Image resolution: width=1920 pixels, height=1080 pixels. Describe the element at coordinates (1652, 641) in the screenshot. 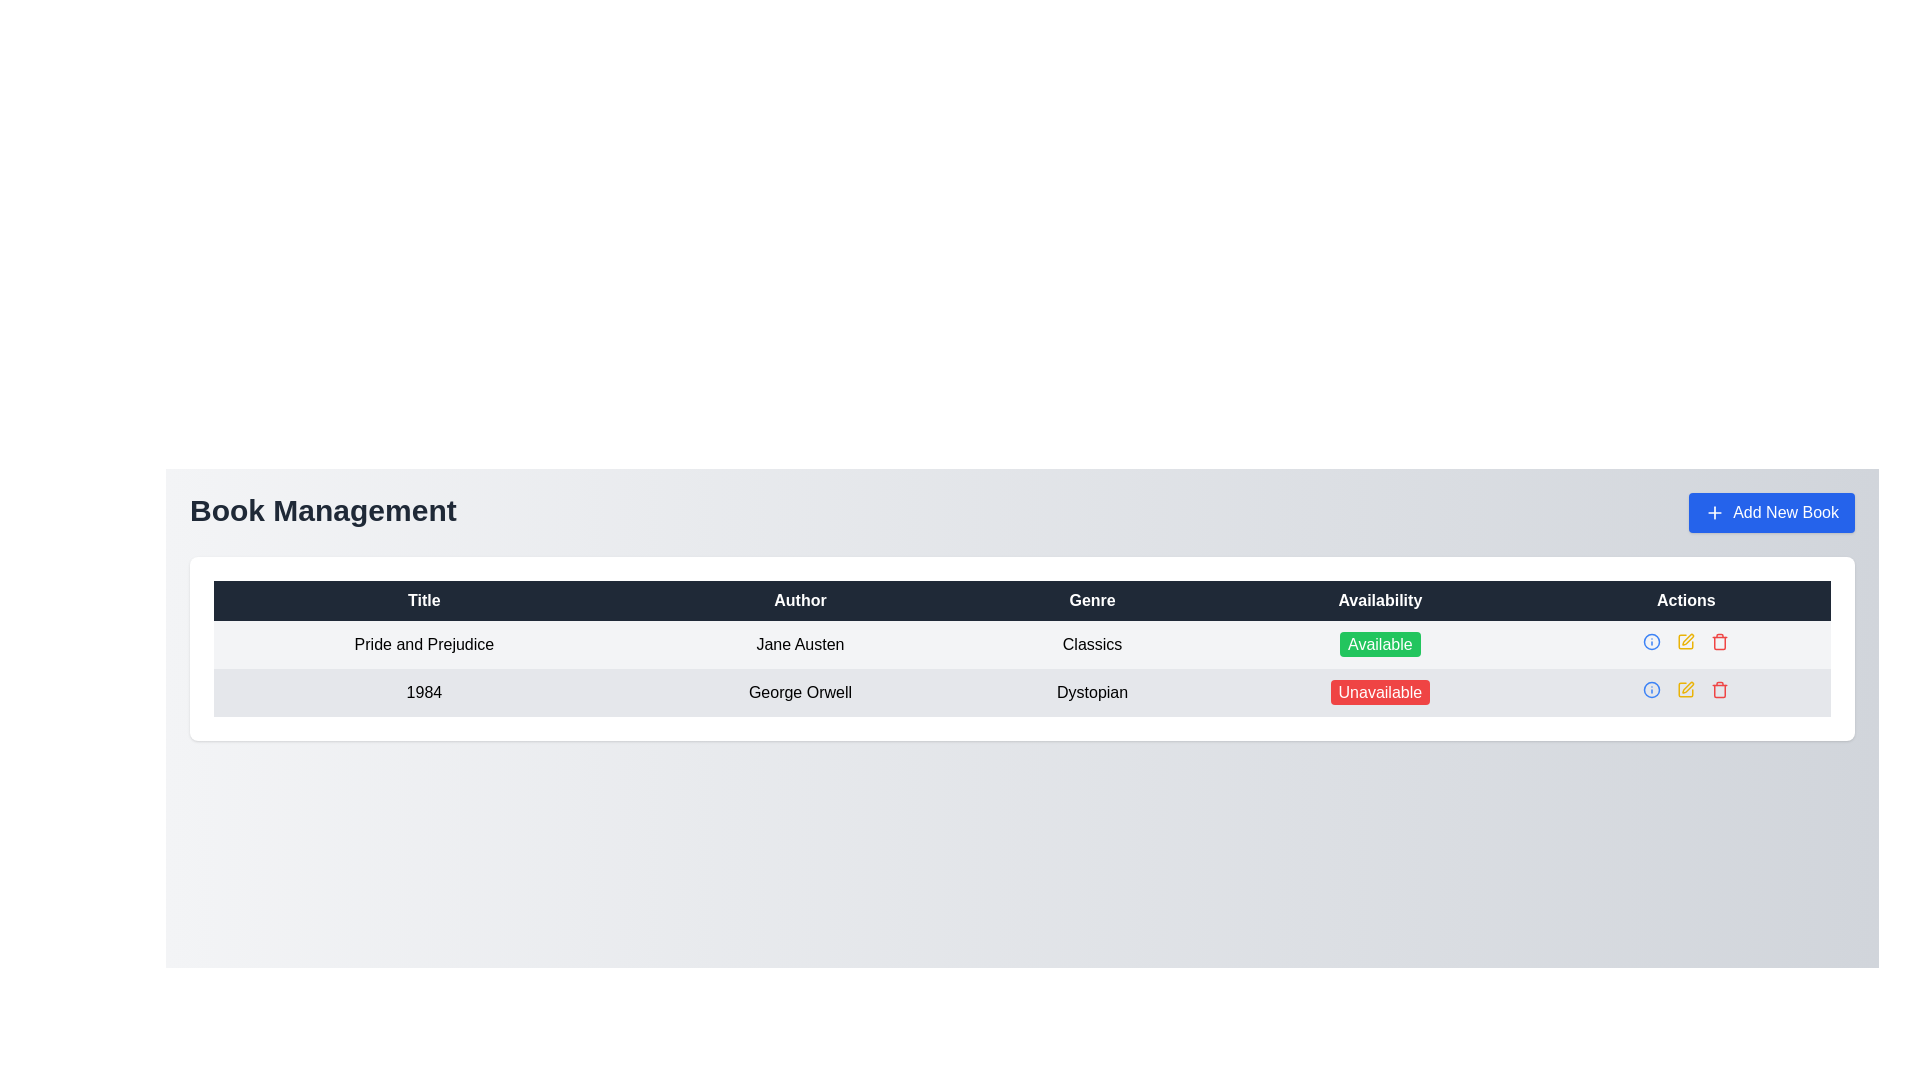

I see `the information button located in the 'Actions' column of the second row of the table` at that location.